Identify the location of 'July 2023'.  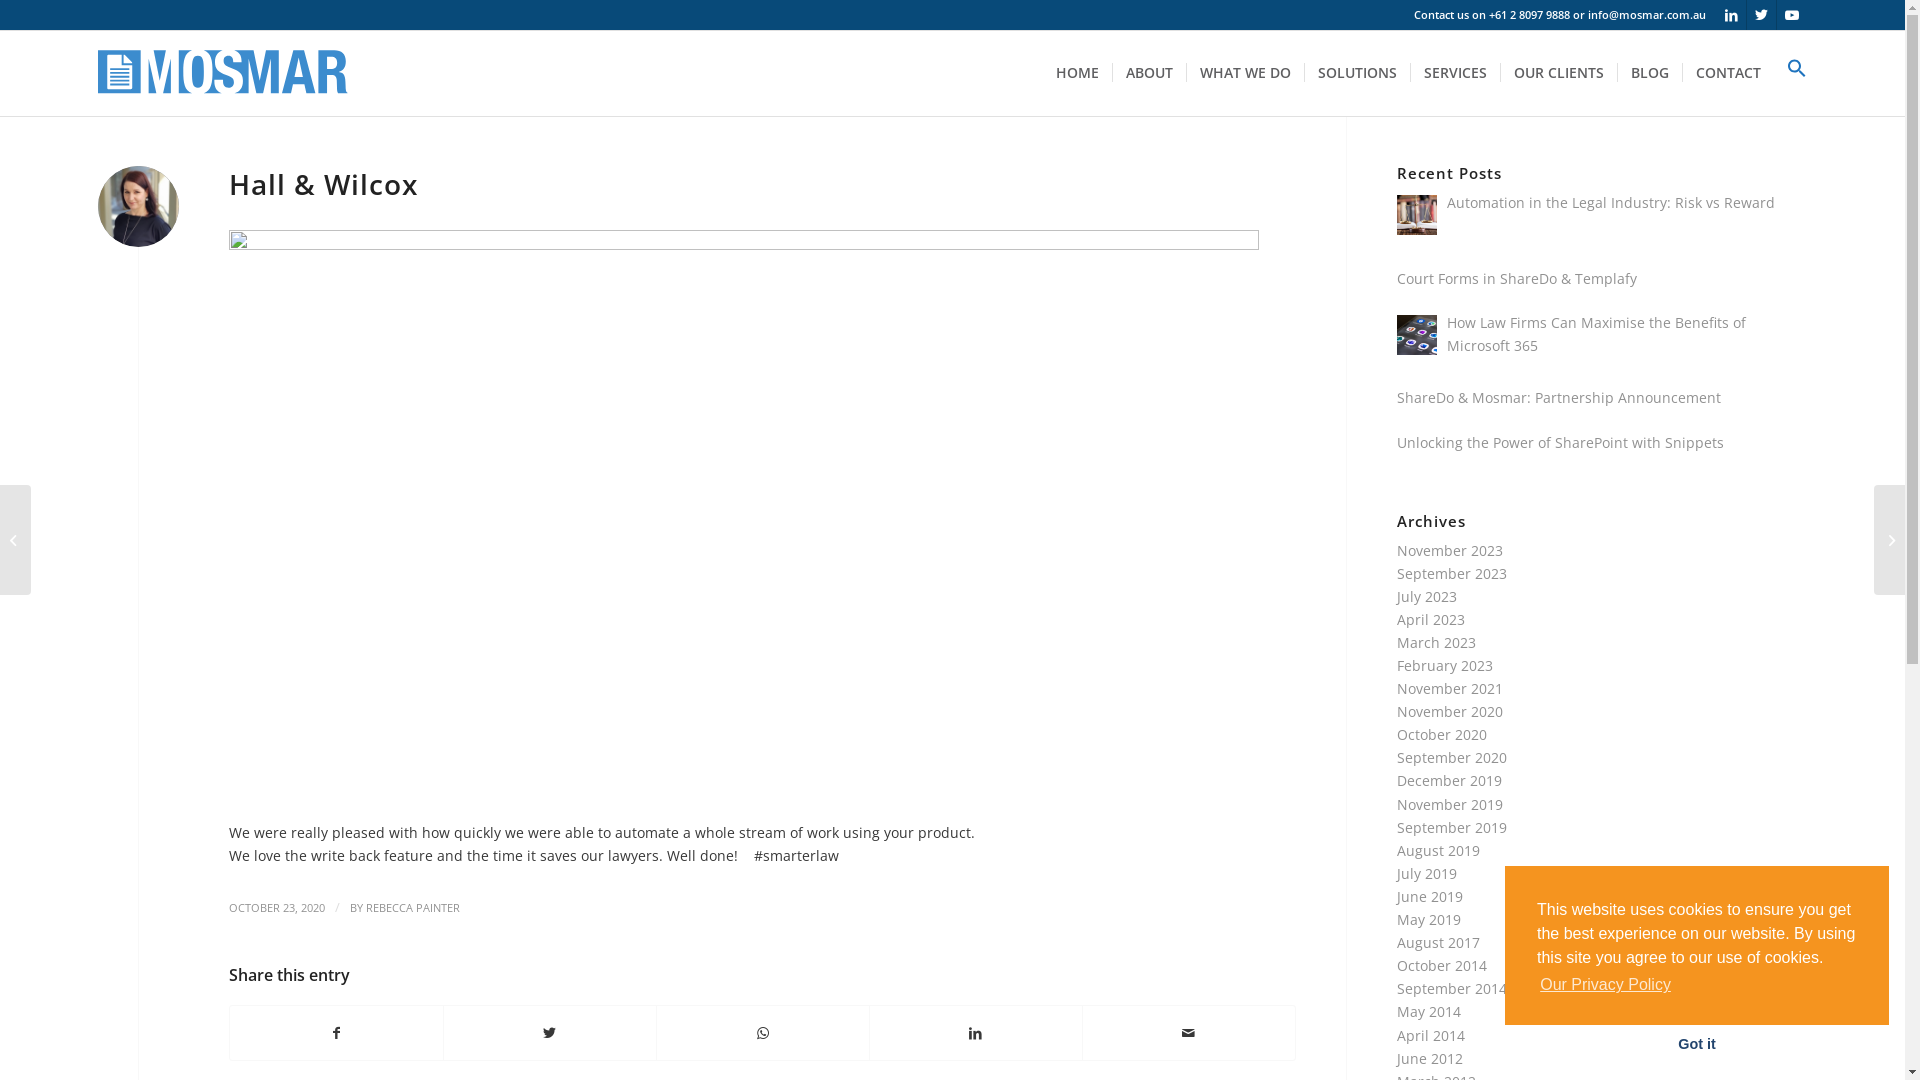
(1425, 595).